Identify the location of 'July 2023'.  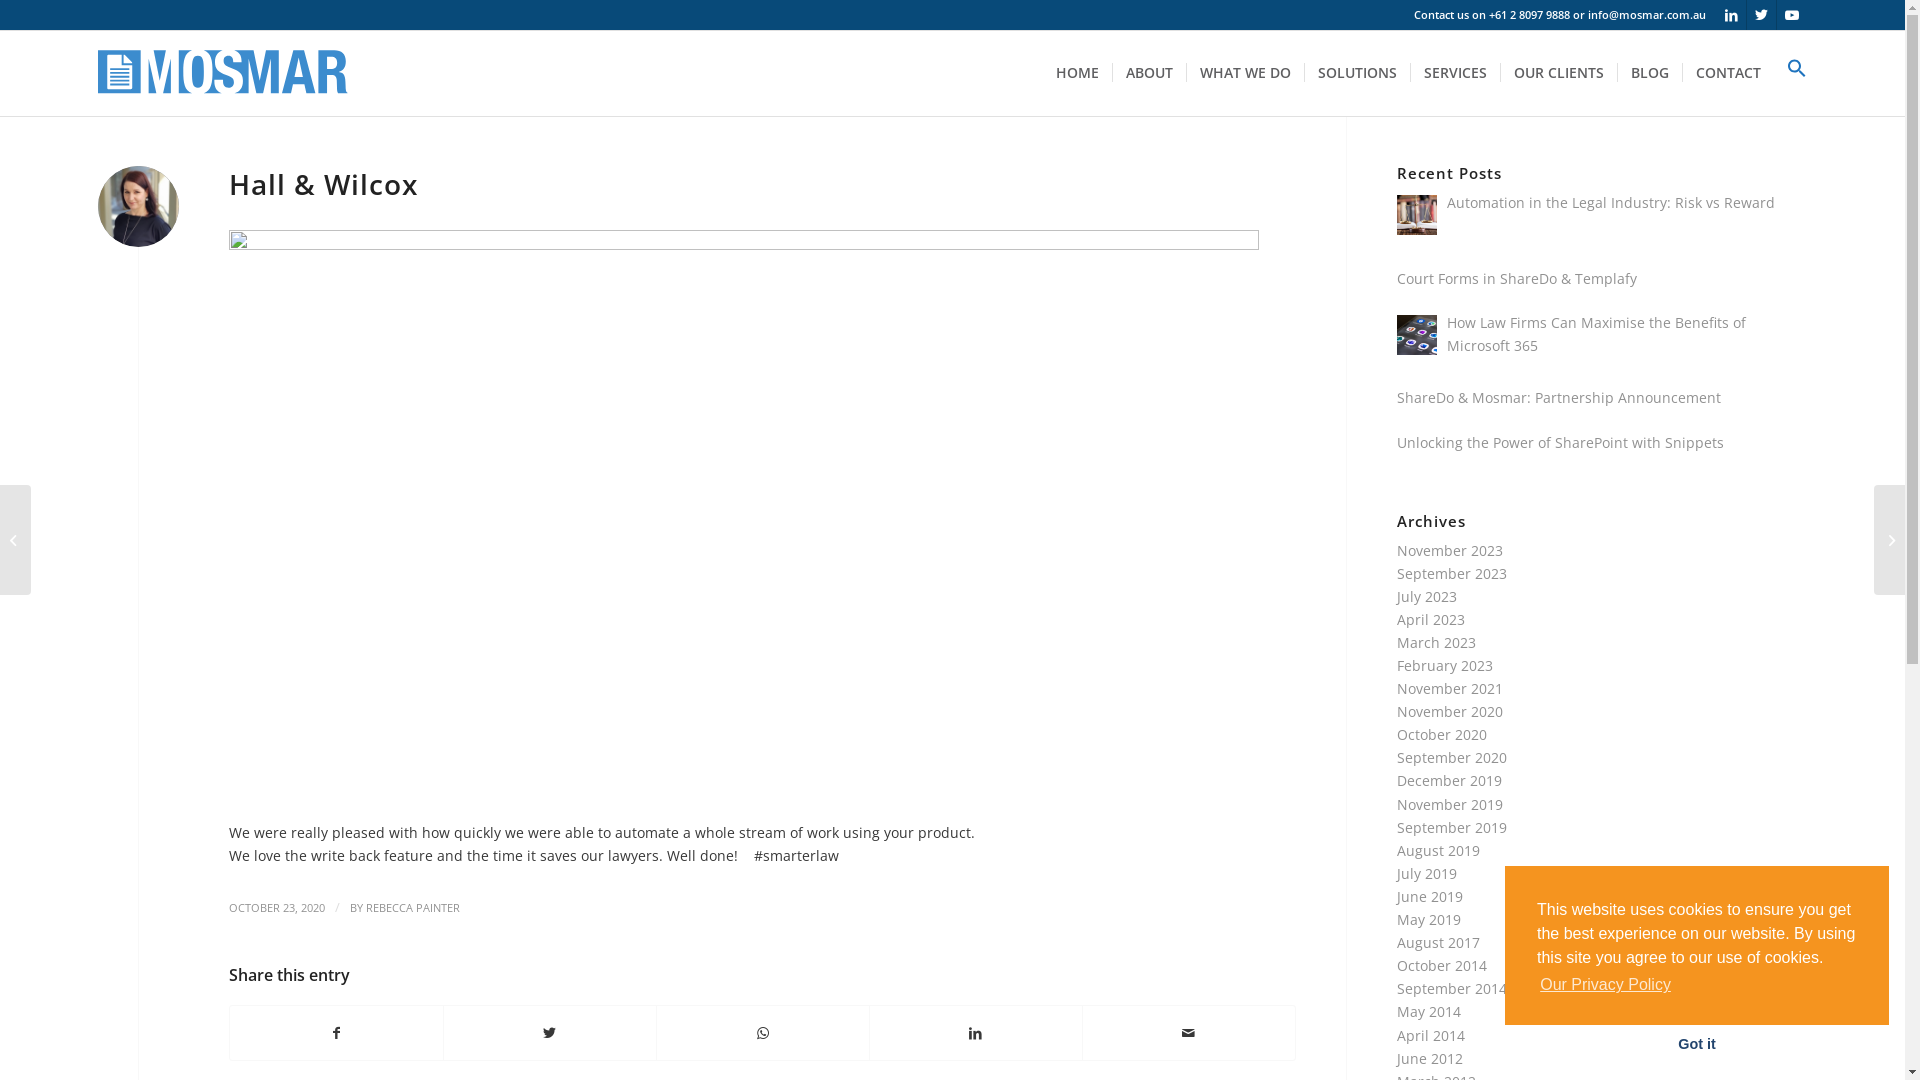
(1425, 595).